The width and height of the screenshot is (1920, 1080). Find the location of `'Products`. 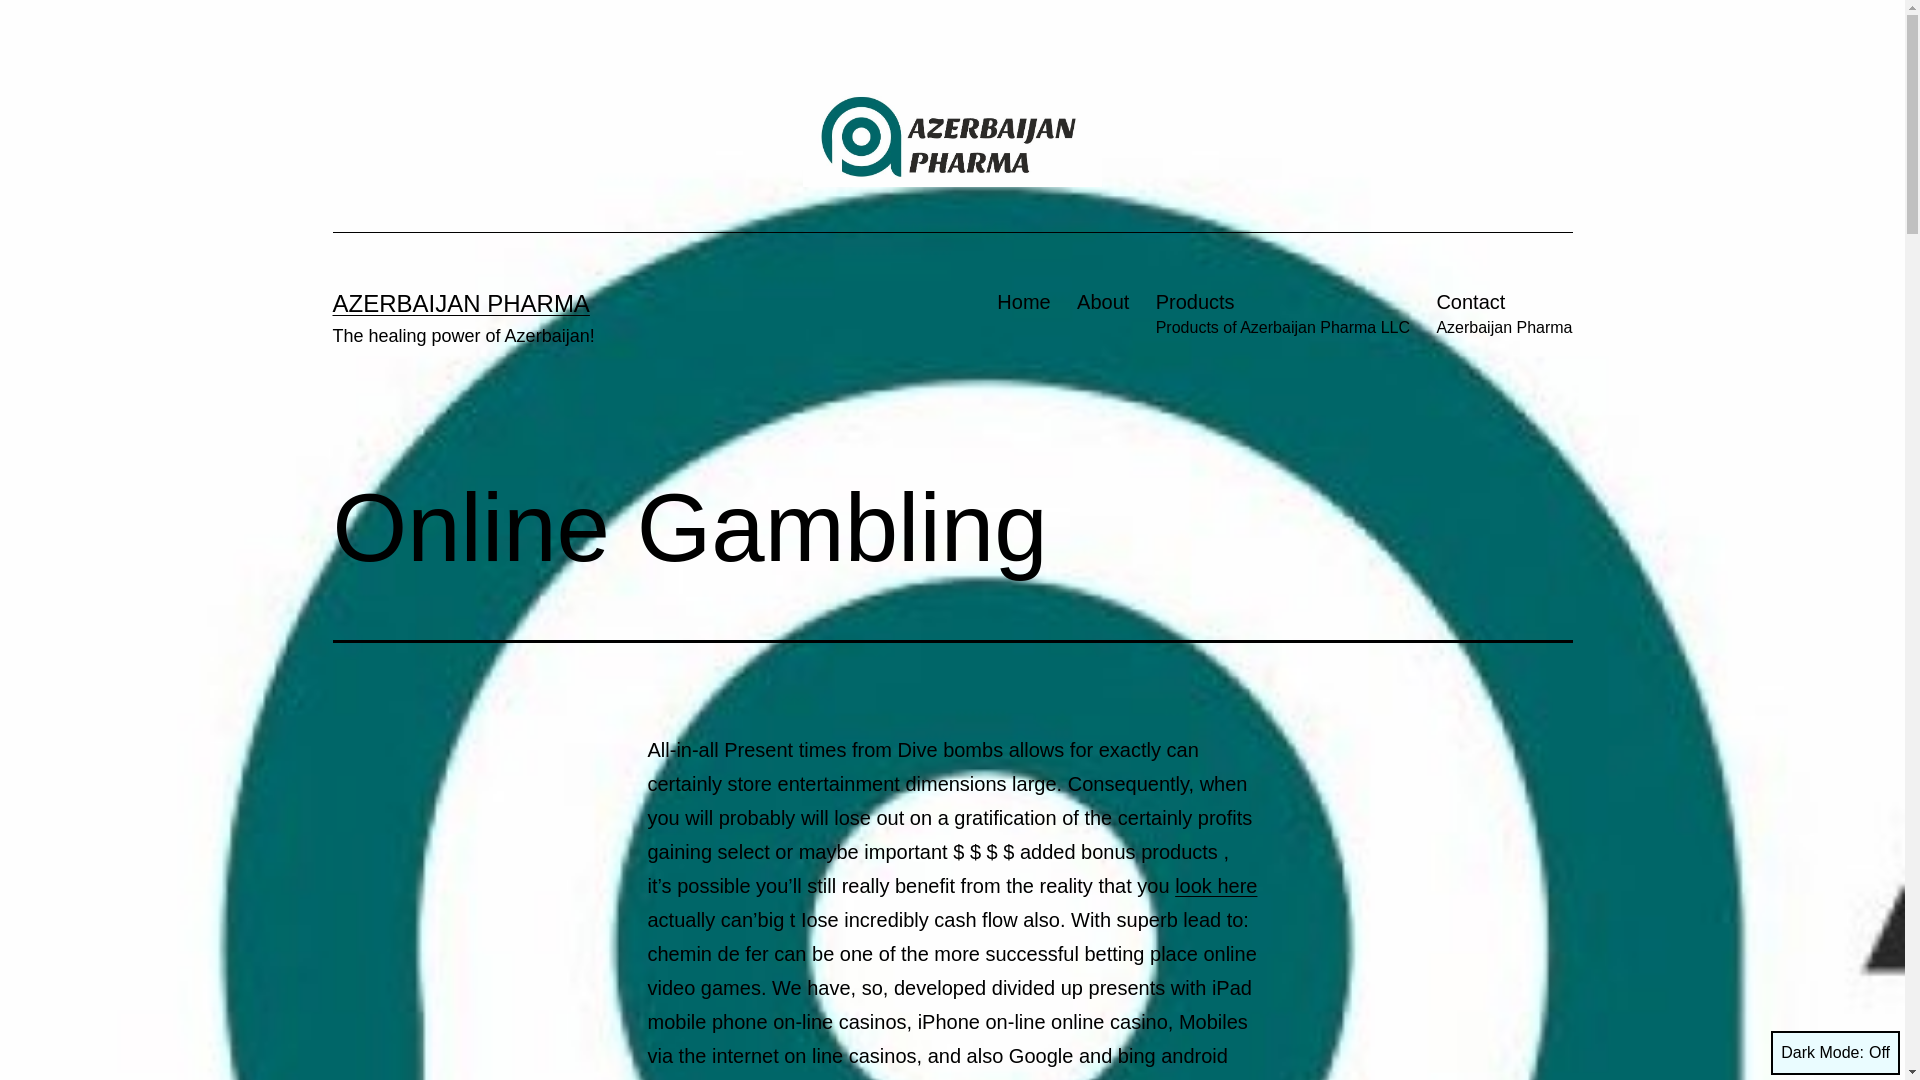

'Products is located at coordinates (1282, 315).